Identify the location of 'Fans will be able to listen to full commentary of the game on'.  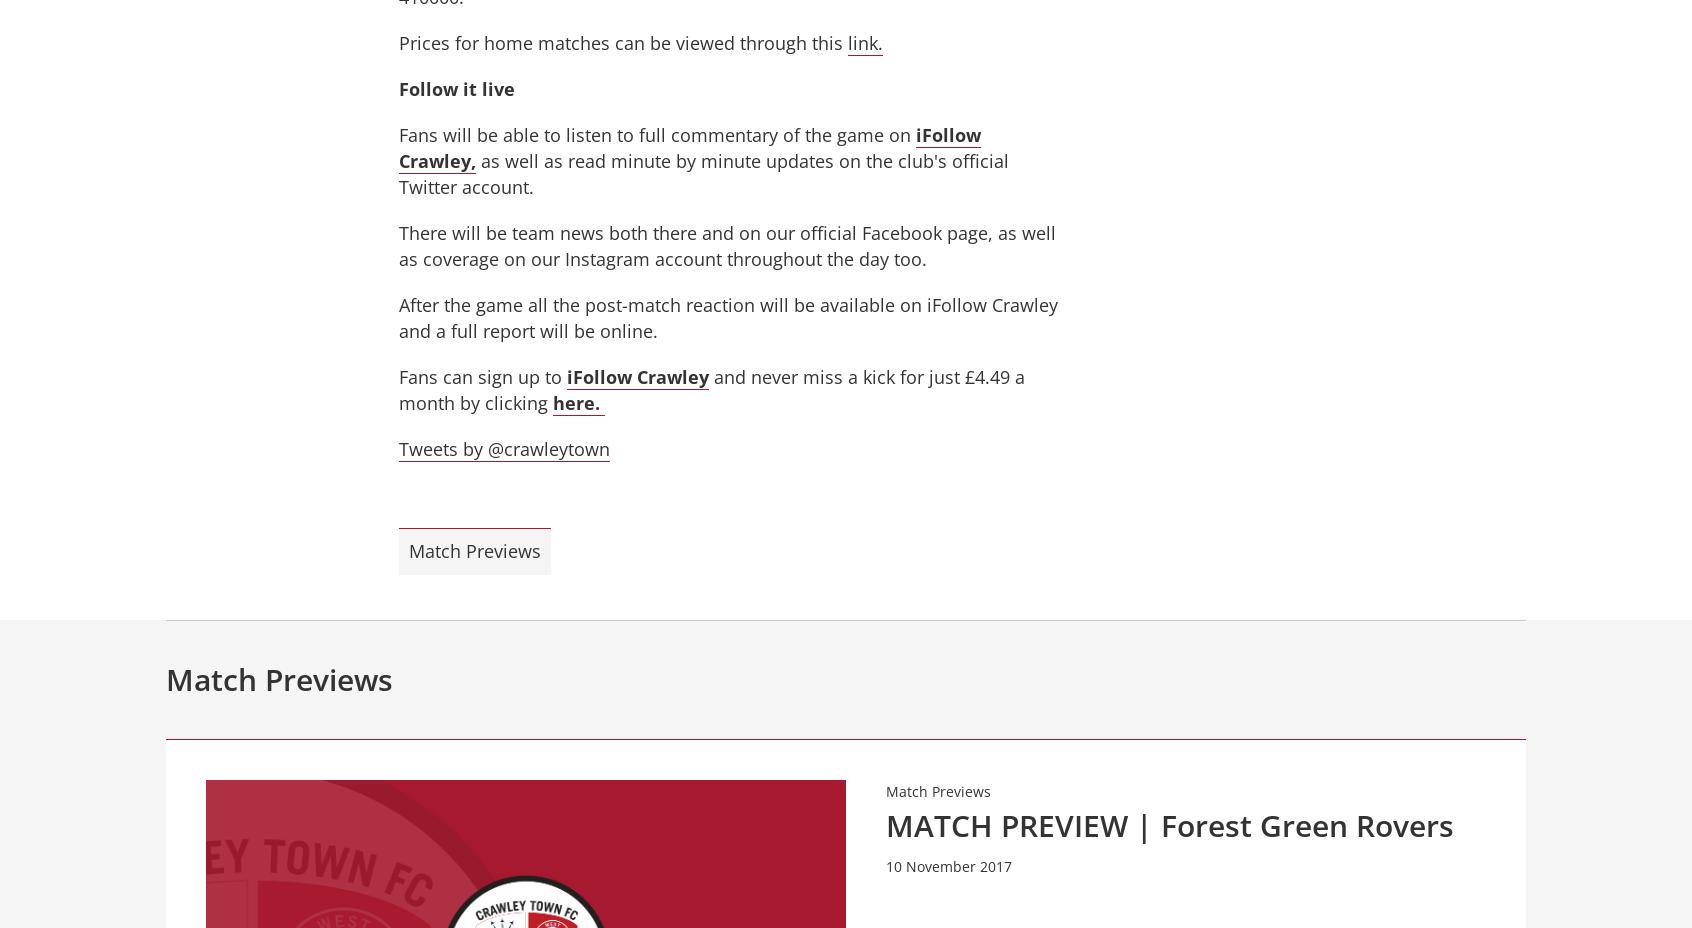
(657, 134).